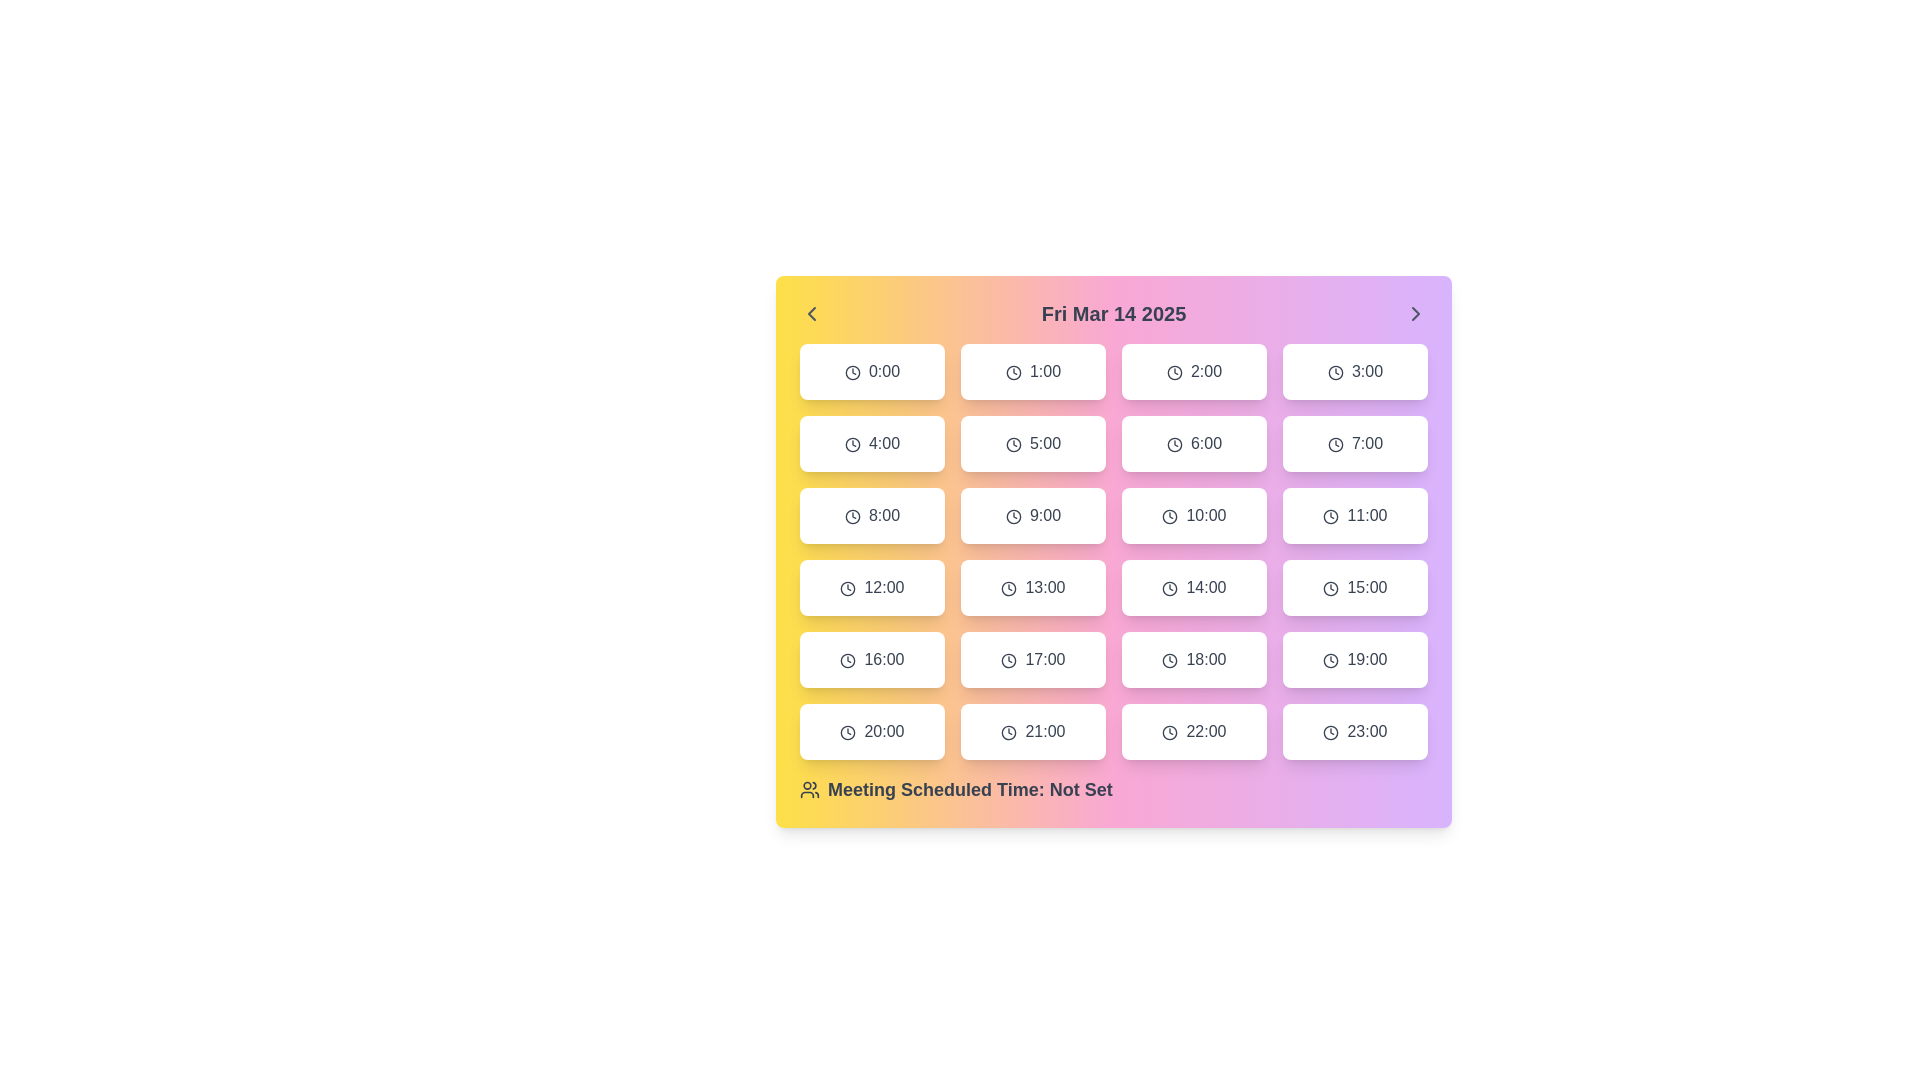 The height and width of the screenshot is (1080, 1920). Describe the element at coordinates (872, 515) in the screenshot. I see `the interactive button for selecting the time '8:00' in the scheduling interface for potential rearrangement` at that location.